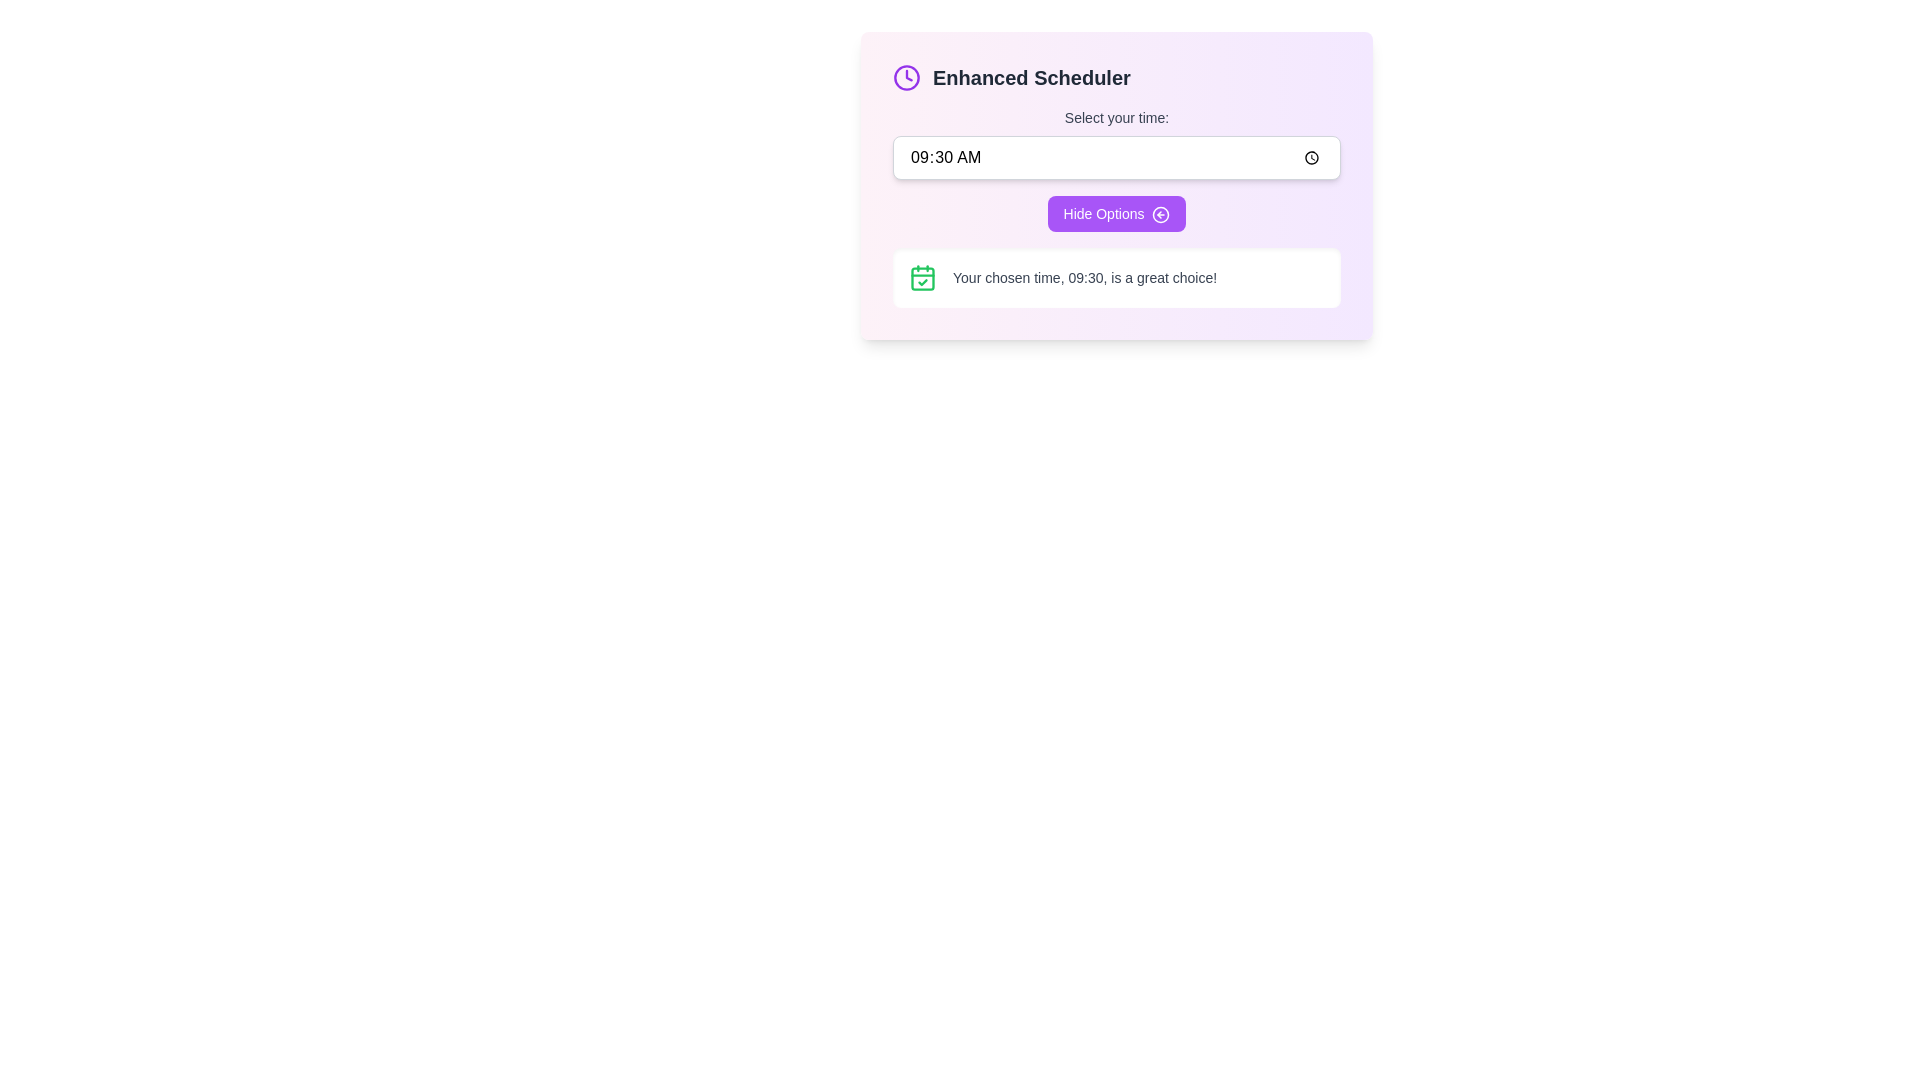 This screenshot has height=1080, width=1920. What do you see at coordinates (906, 76) in the screenshot?
I see `the decorative circular shape with a purple outline located at the center of the clock icon in the top-left region of the scheduler card, preceding the text labeled 'Enhanced Scheduler.'` at bounding box center [906, 76].